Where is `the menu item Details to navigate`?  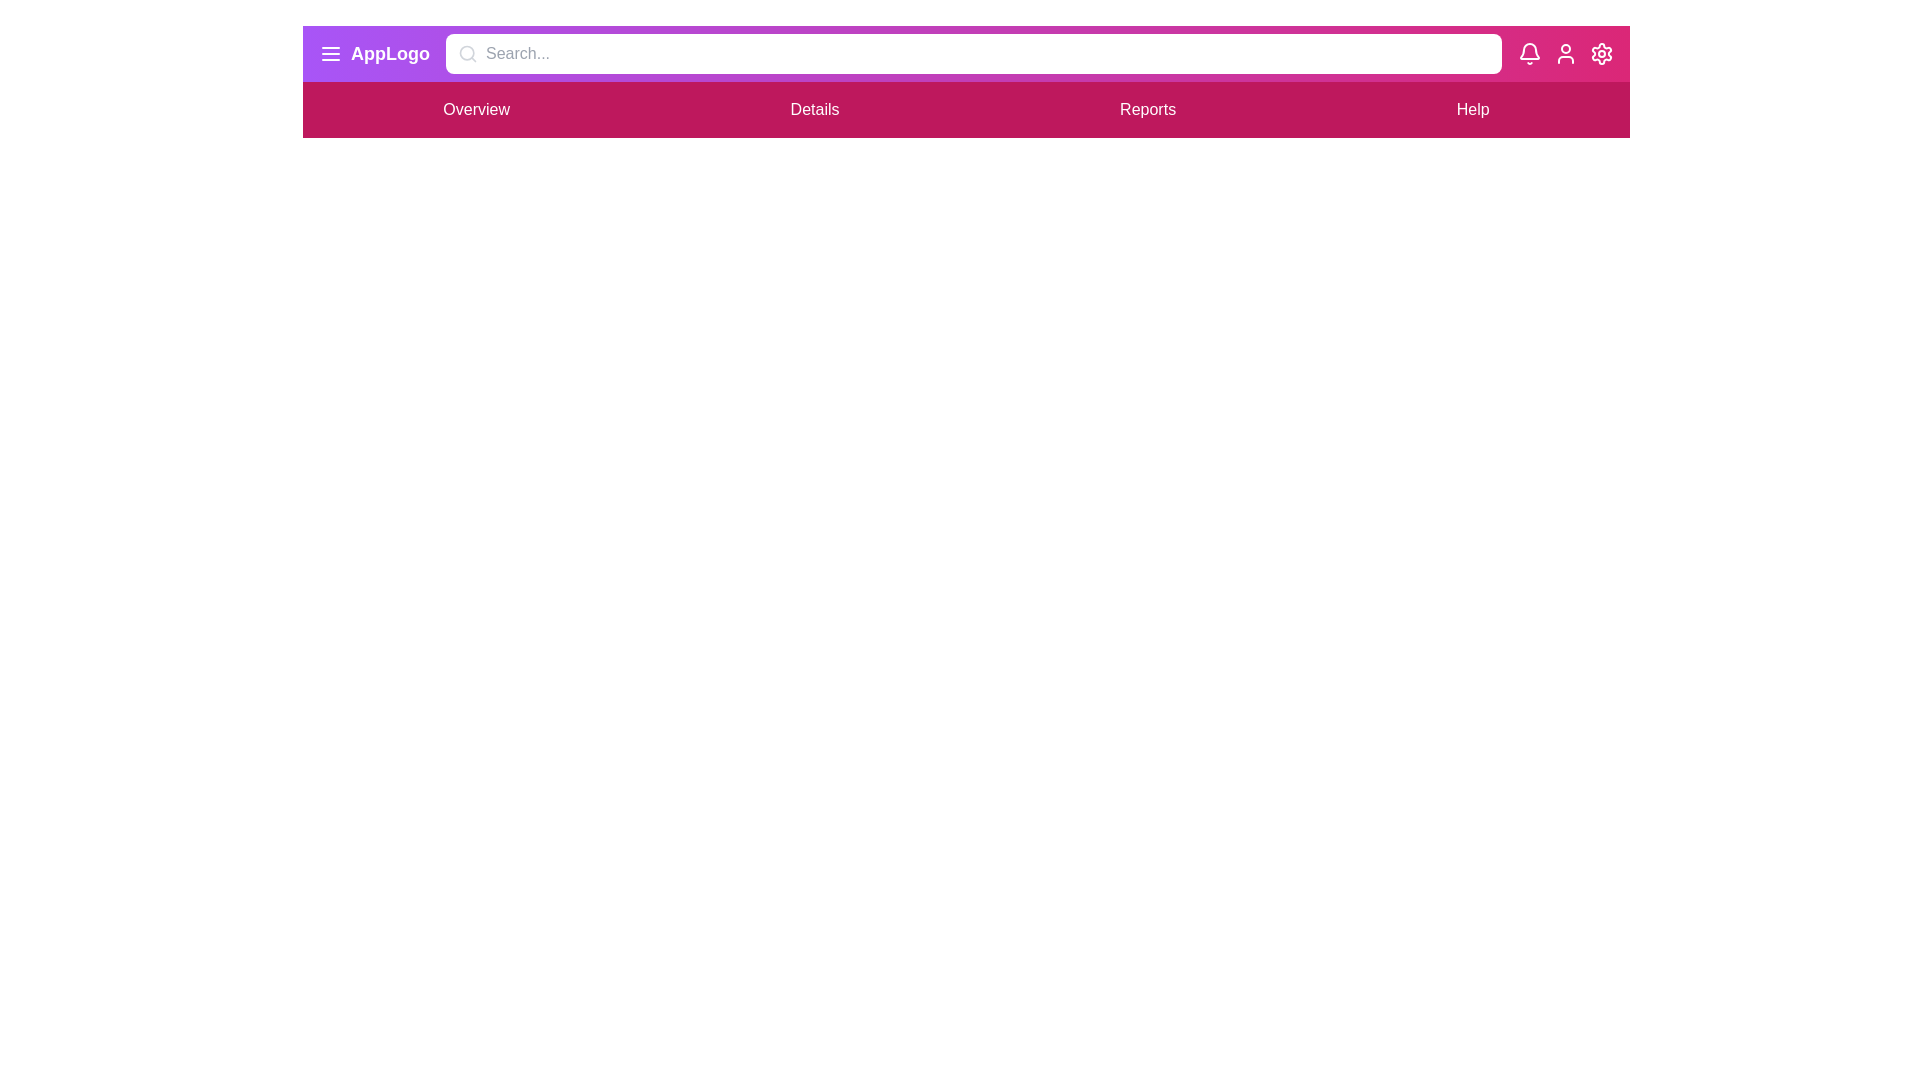 the menu item Details to navigate is located at coordinates (815, 110).